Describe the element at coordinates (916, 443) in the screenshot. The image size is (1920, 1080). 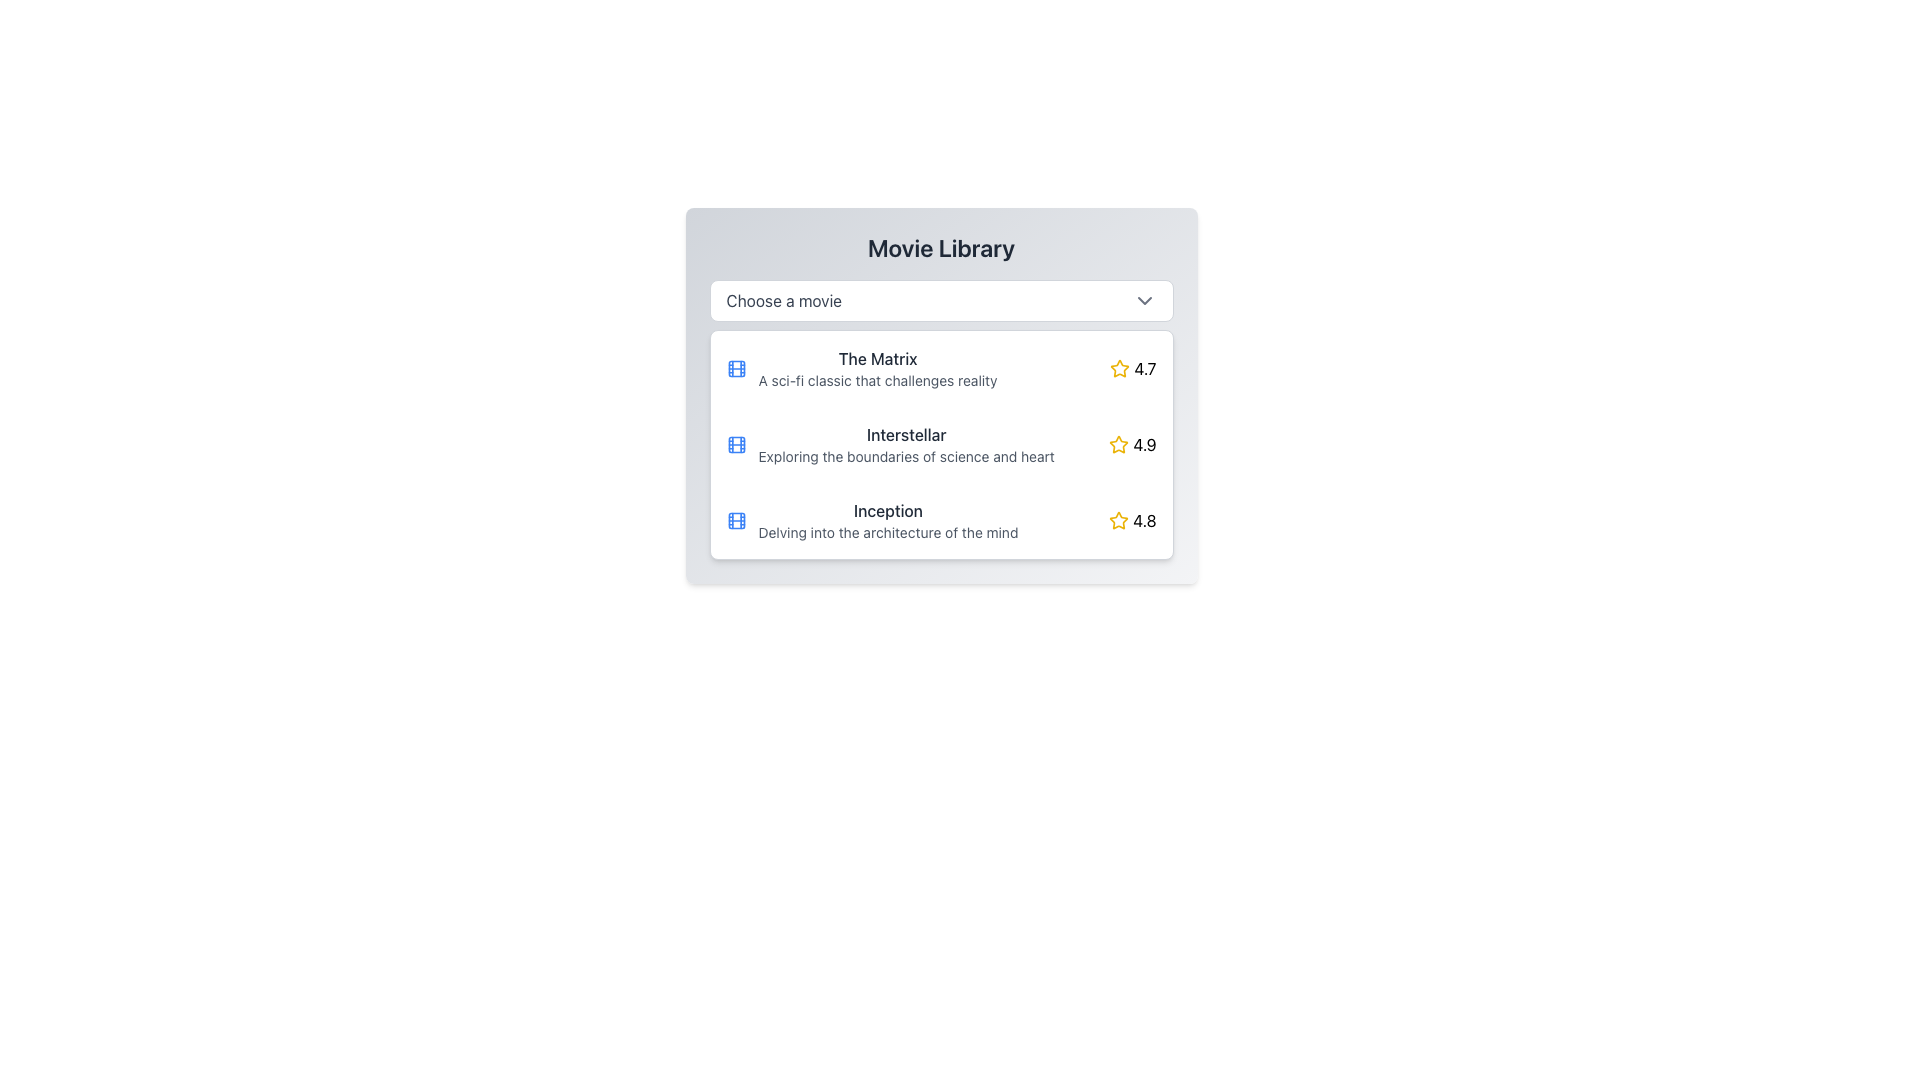
I see `the 'Interstellar' text label to focus on its description, which is the second item in the movie list, located below 'The Matrix' and above 'Inception'` at that location.